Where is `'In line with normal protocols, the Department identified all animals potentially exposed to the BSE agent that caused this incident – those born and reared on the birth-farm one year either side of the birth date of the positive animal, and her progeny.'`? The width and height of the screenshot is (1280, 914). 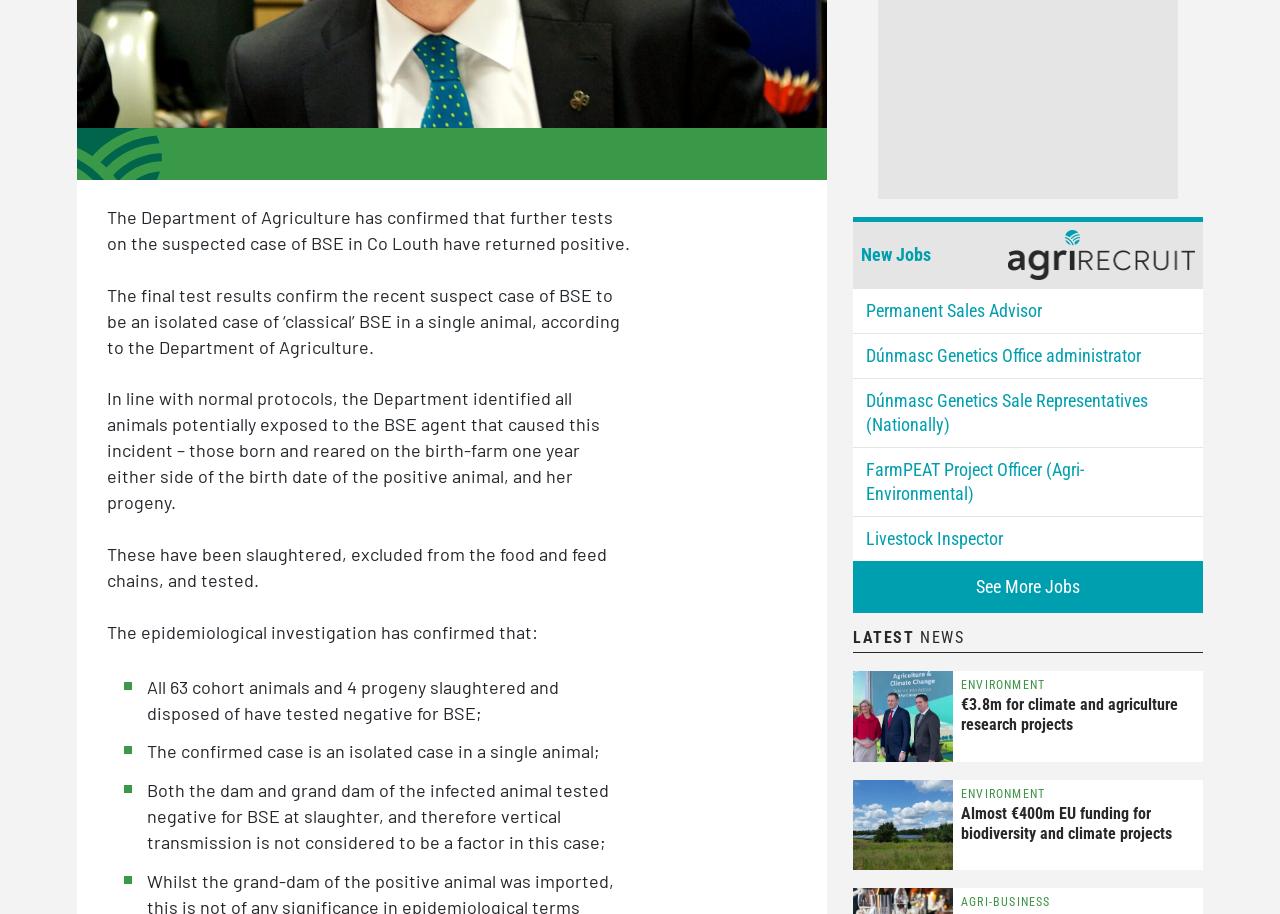 'In line with normal protocols, the Department identified all animals potentially exposed to the BSE agent that caused this incident – those born and reared on the birth-farm one year either side of the birth date of the positive animal, and her progeny.' is located at coordinates (106, 448).